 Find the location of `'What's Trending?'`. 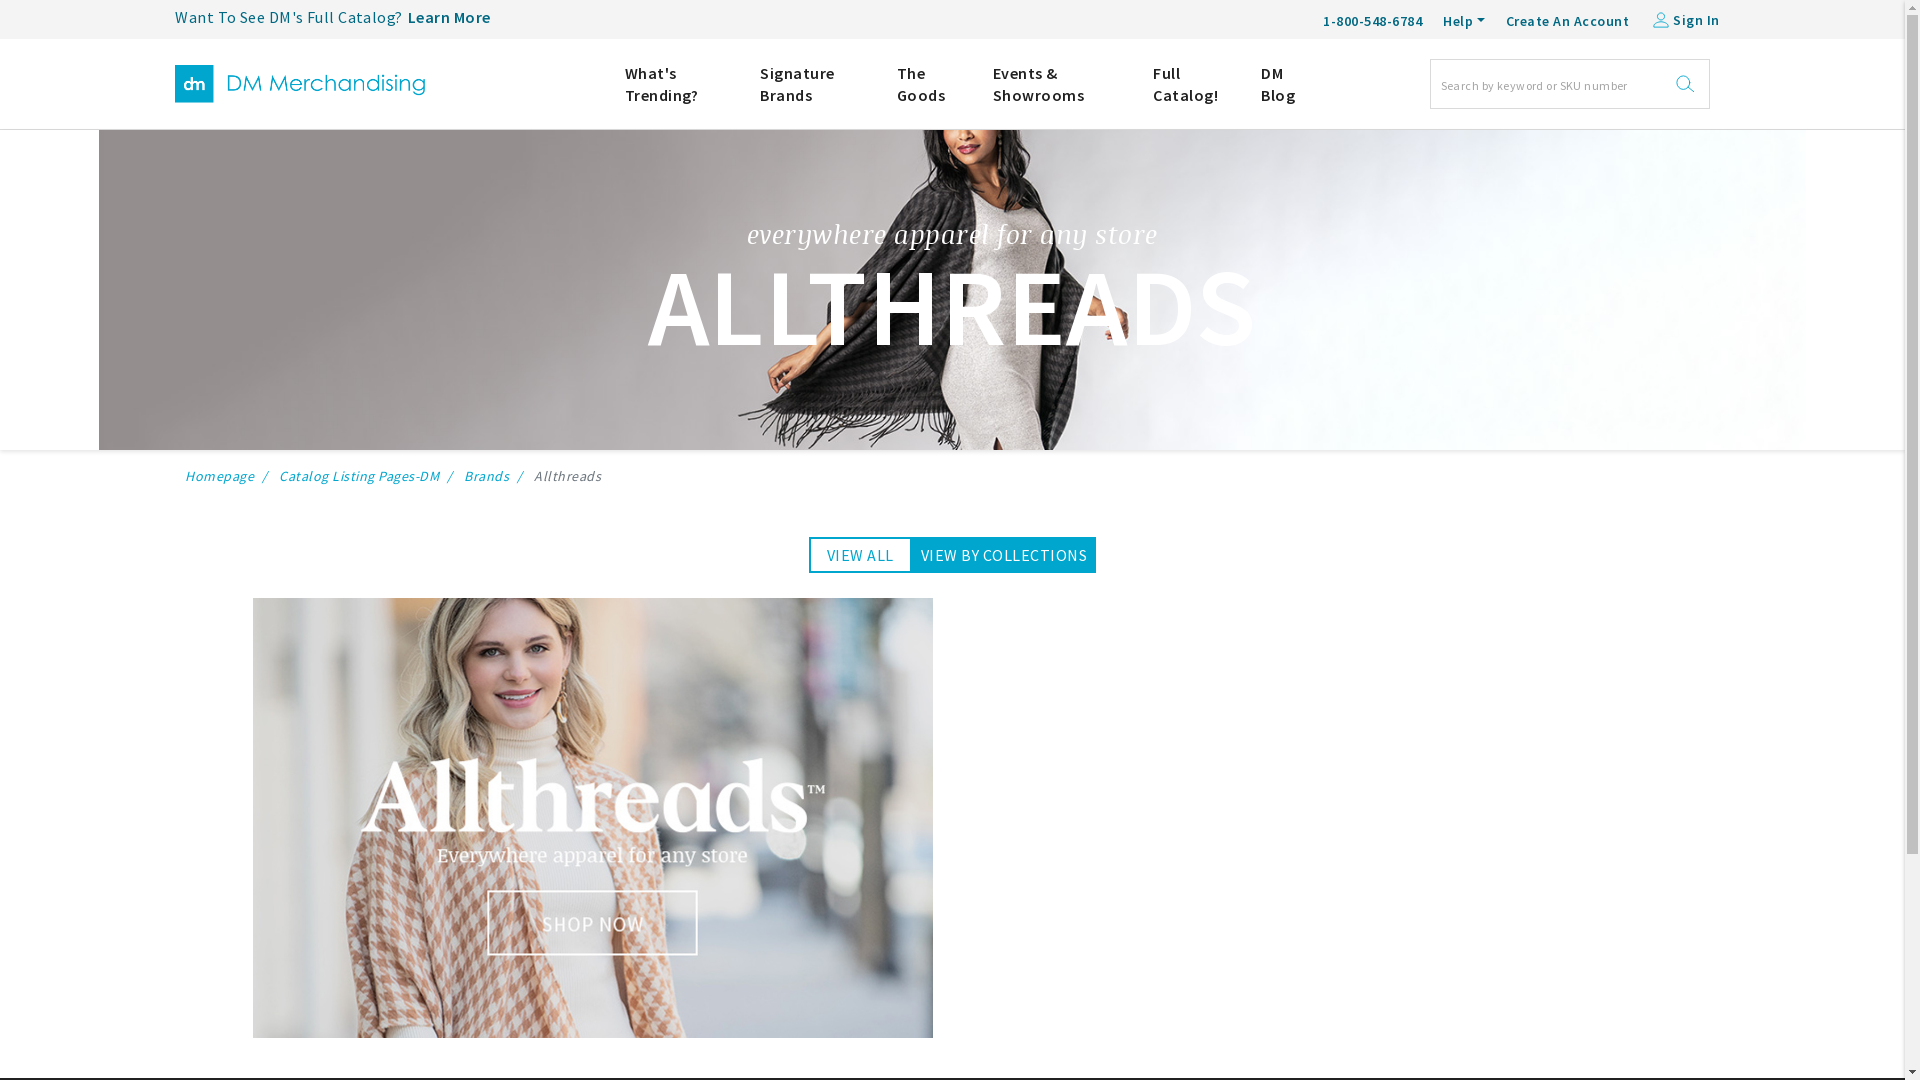

'What's Trending?' is located at coordinates (677, 83).